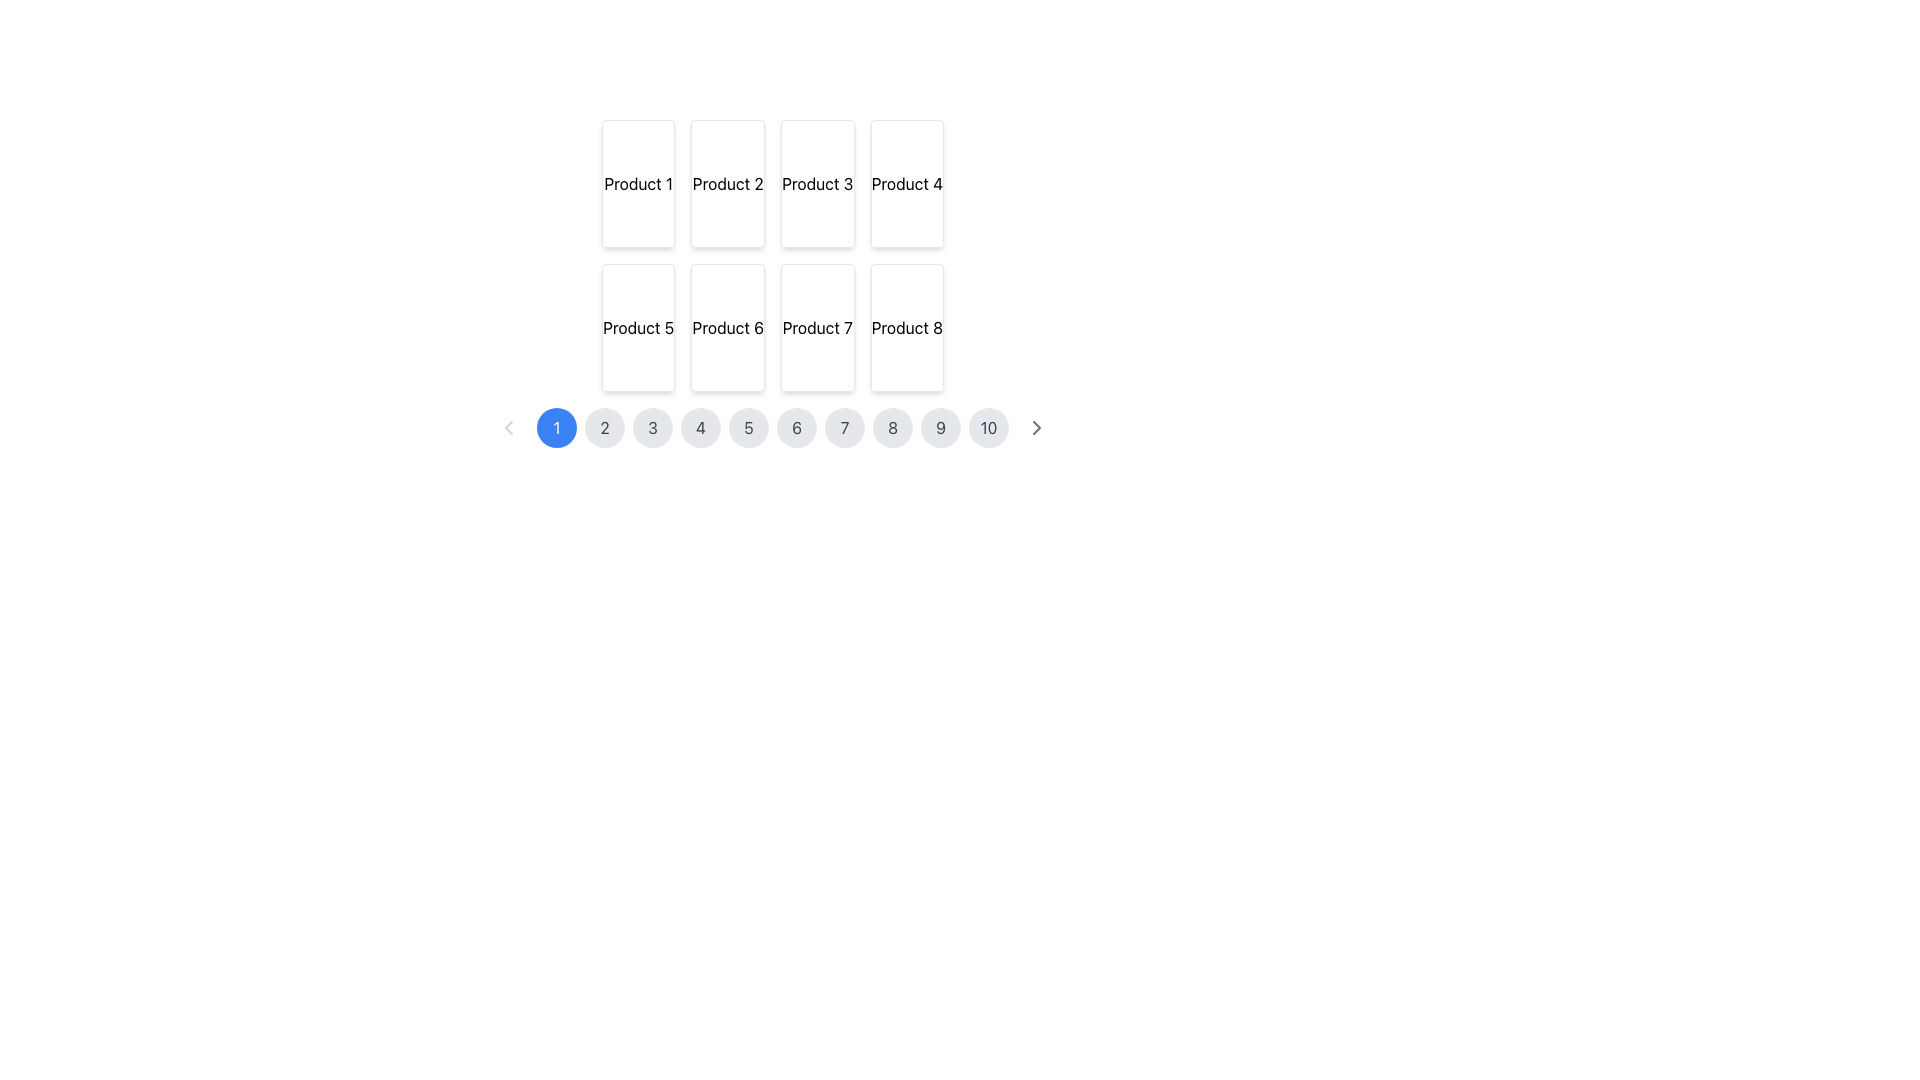 Image resolution: width=1920 pixels, height=1080 pixels. Describe the element at coordinates (1036, 427) in the screenshot. I see `the rightward-pointing chevron icon` at that location.